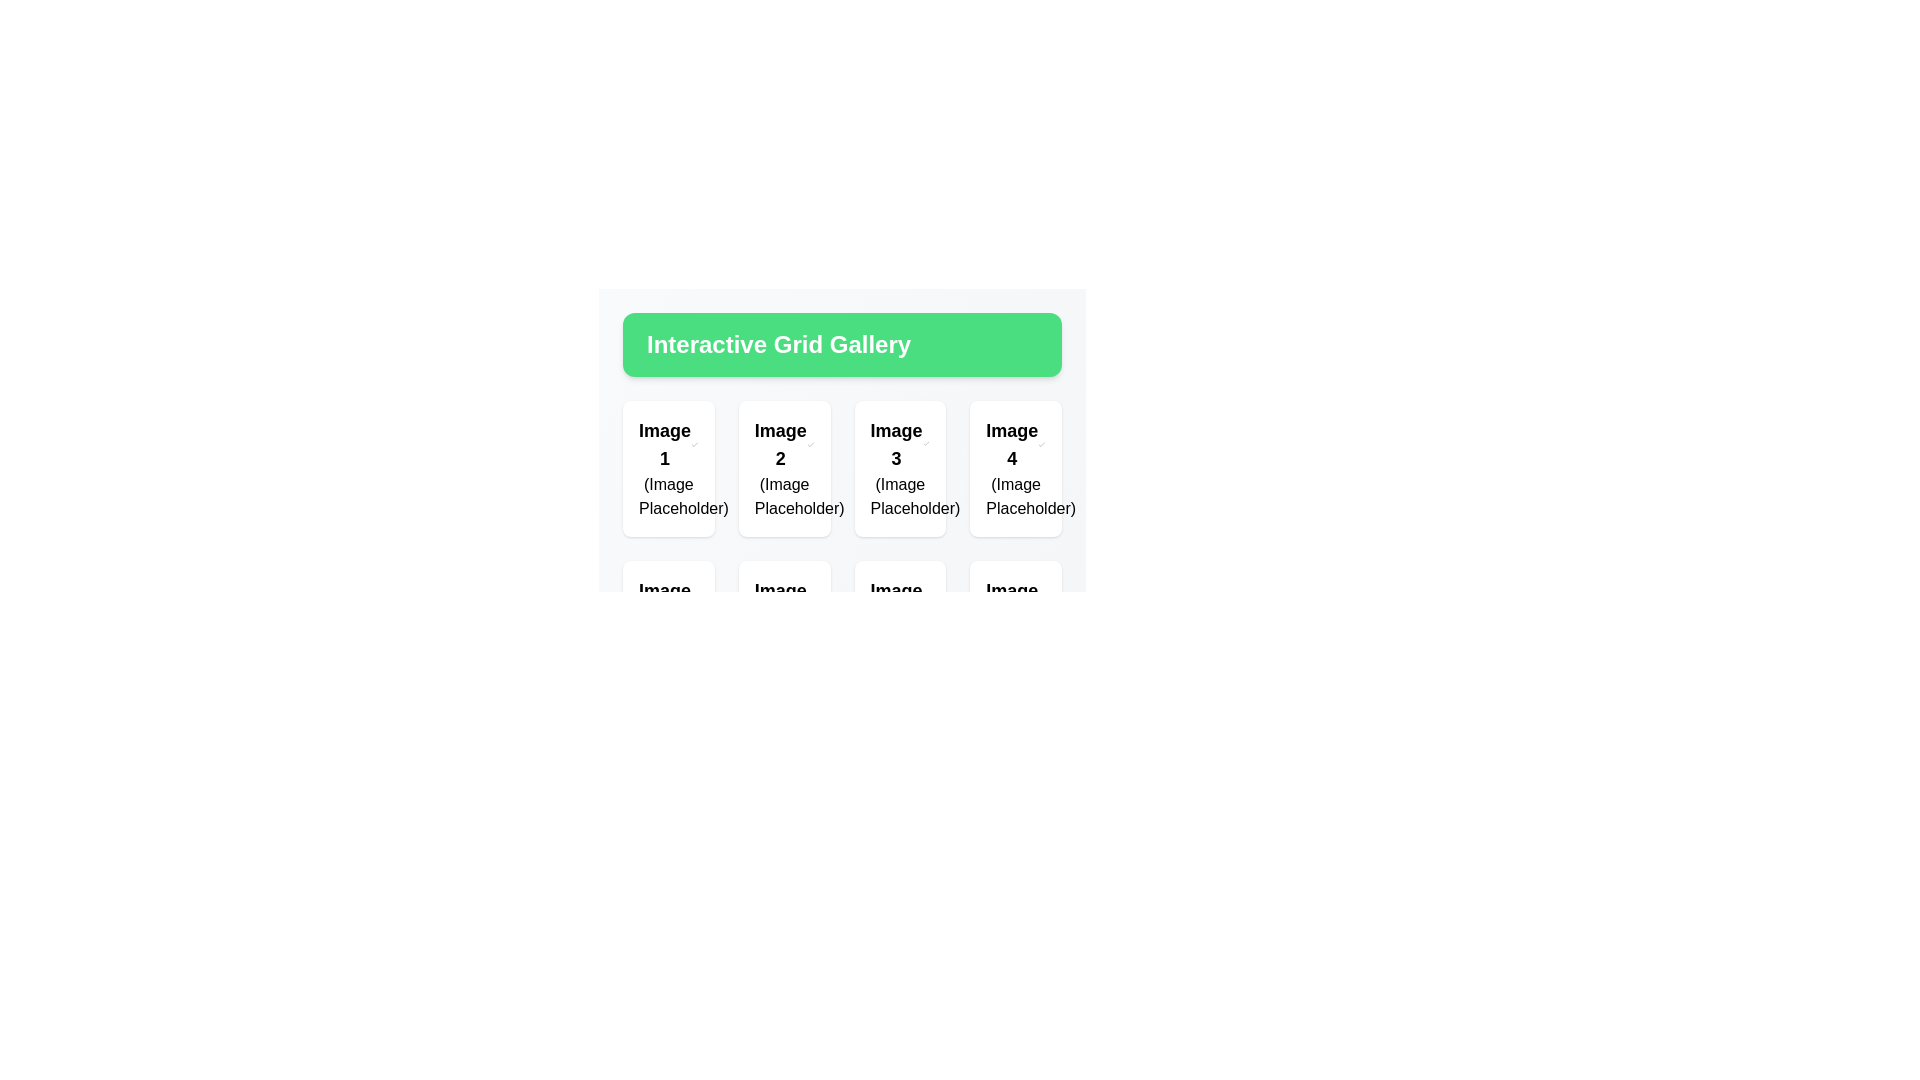 The height and width of the screenshot is (1080, 1920). What do you see at coordinates (668, 496) in the screenshot?
I see `the text label displaying '(Image Placeholder)' located below 'Image 1' in the image grid` at bounding box center [668, 496].